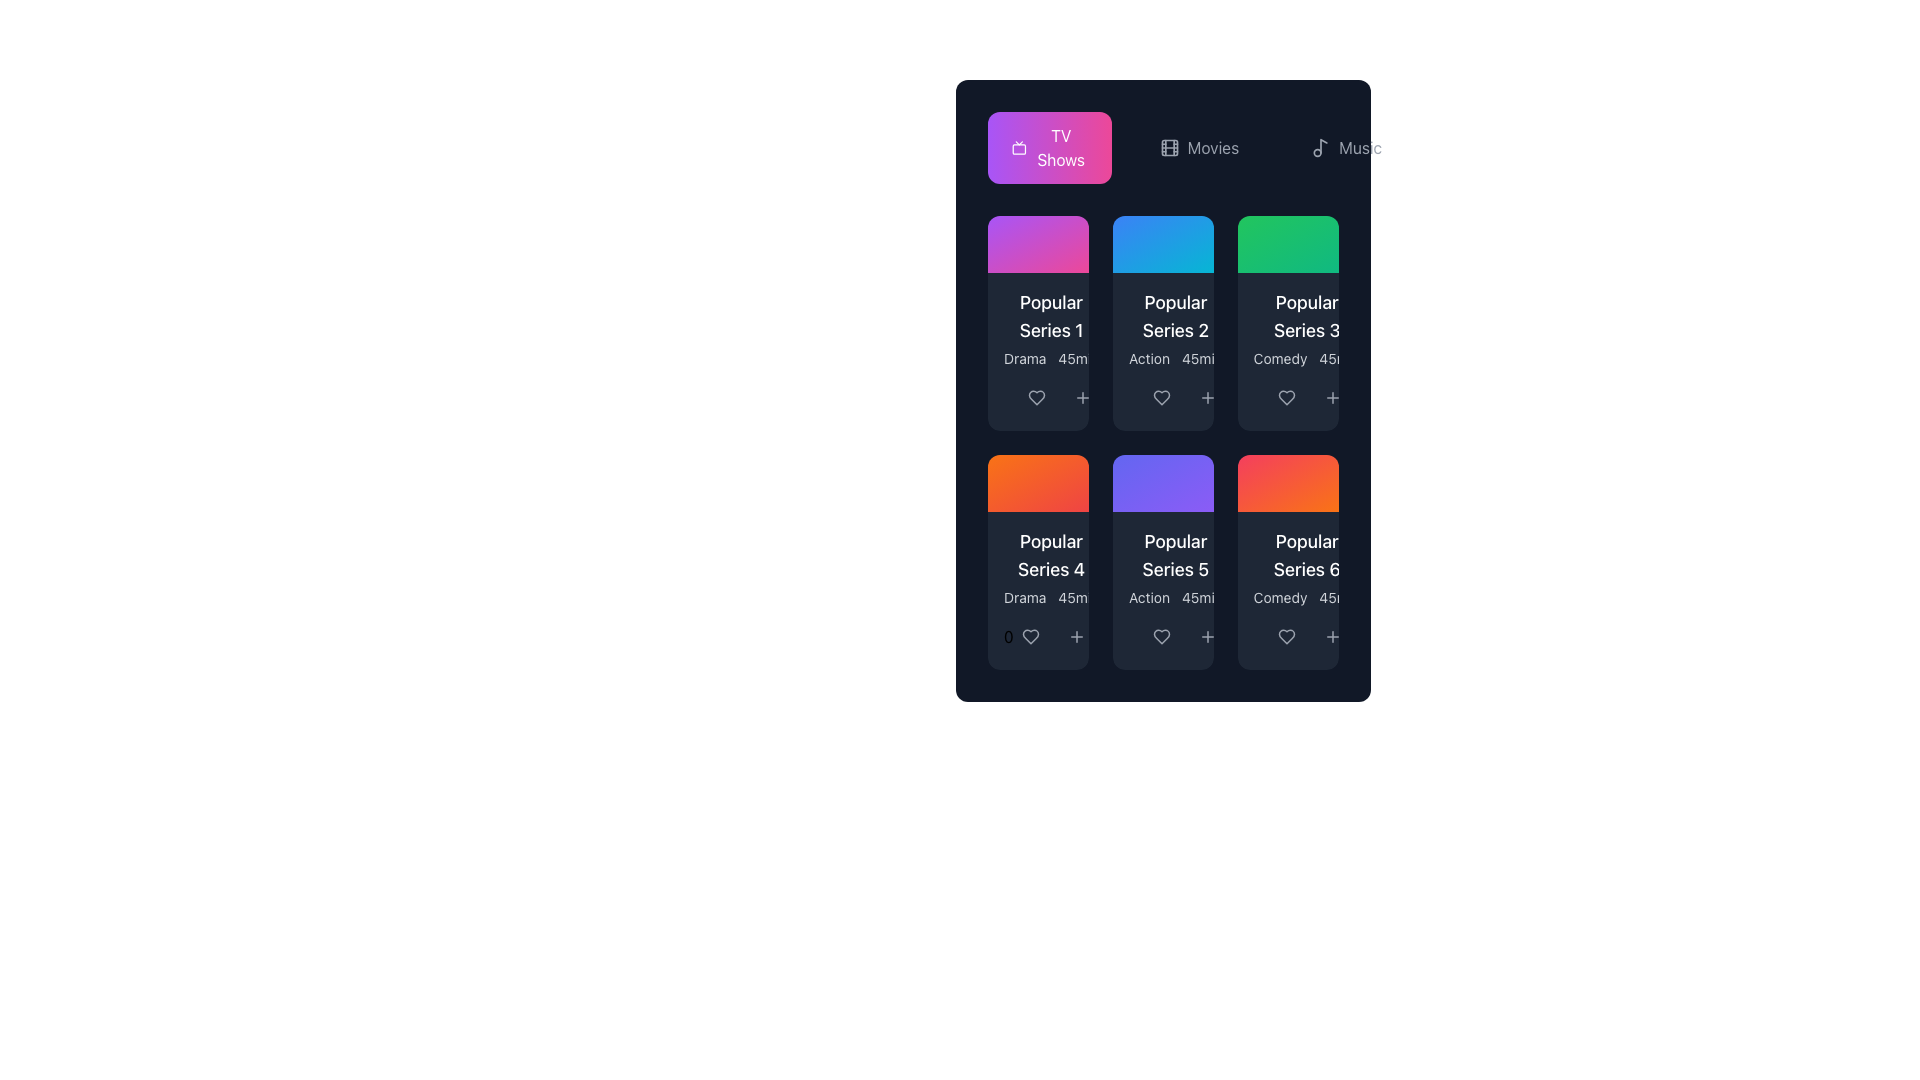 This screenshot has width=1920, height=1080. Describe the element at coordinates (1169, 146) in the screenshot. I see `the small SVG icon resembling a filmstrip located in the 'Movies' navigation section, positioned left of the 'Movies' text label and right of 'TV Shows'` at that location.